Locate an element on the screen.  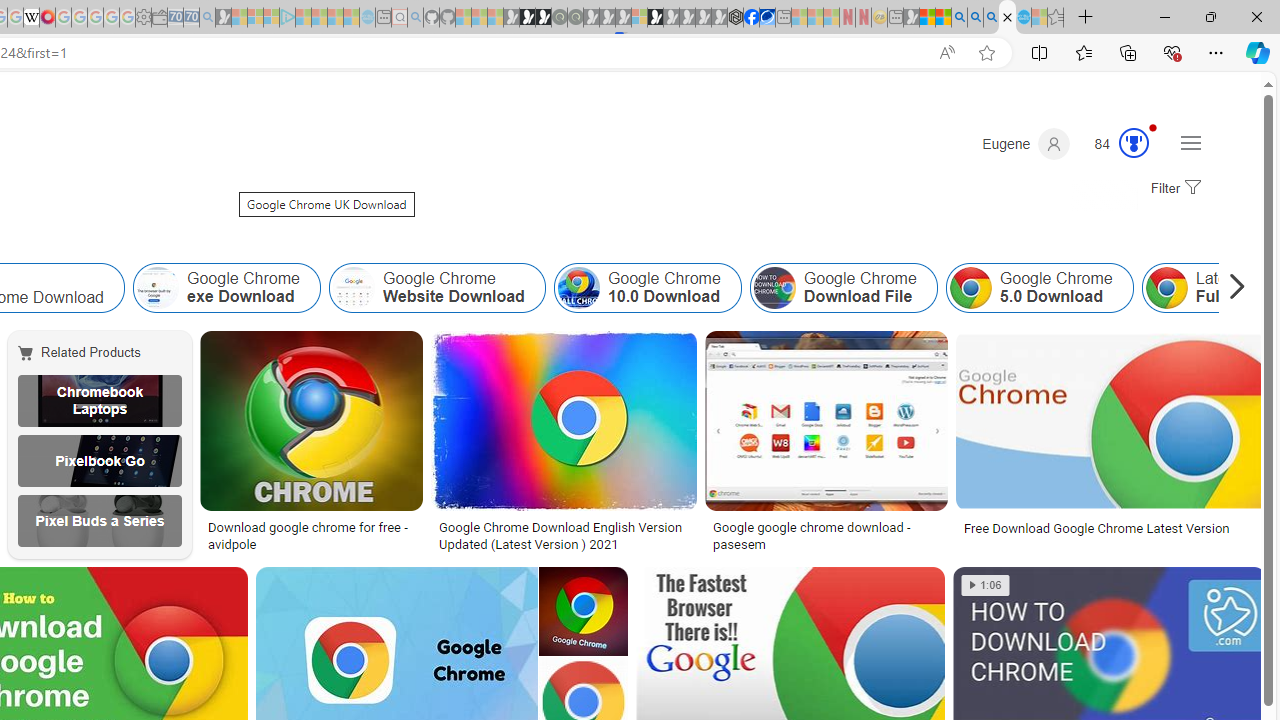
'Nordace - Cooler Bags' is located at coordinates (735, 17).